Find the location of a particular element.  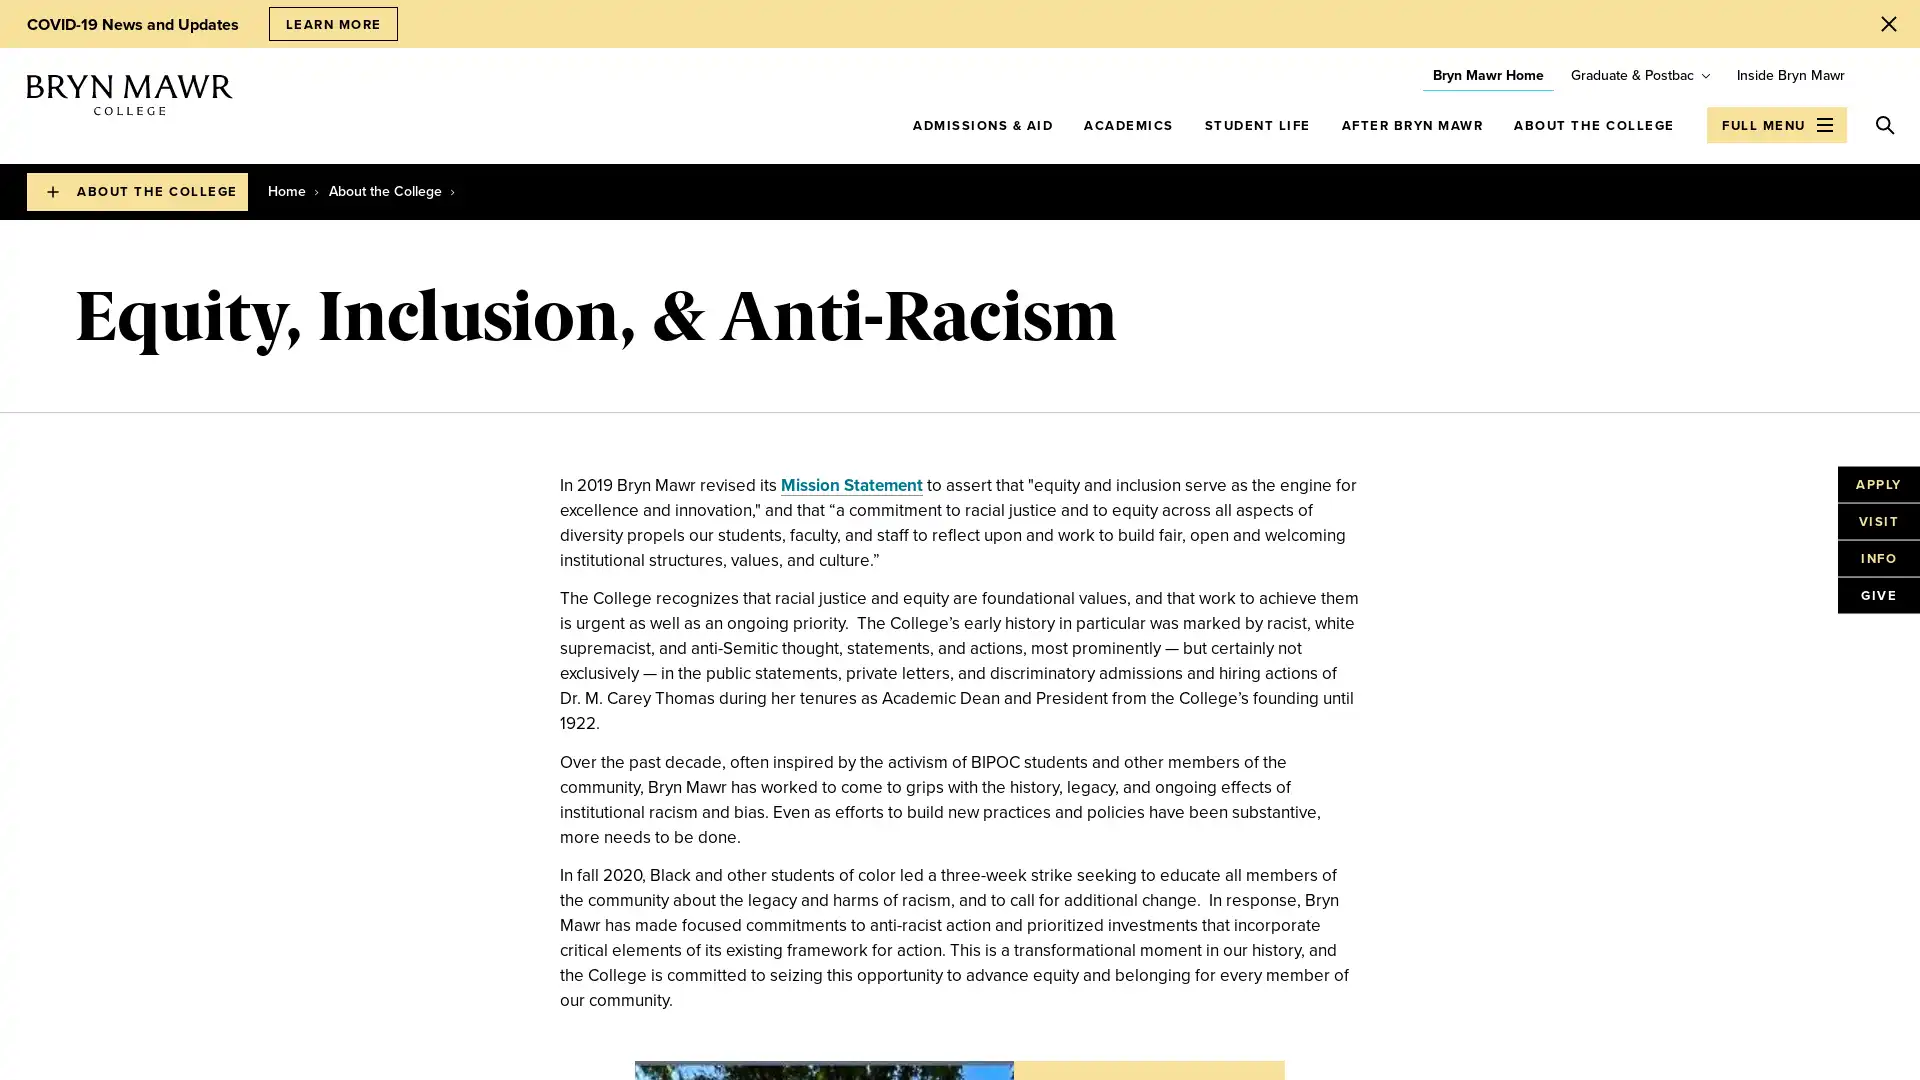

Close Alert is located at coordinates (1888, 23).